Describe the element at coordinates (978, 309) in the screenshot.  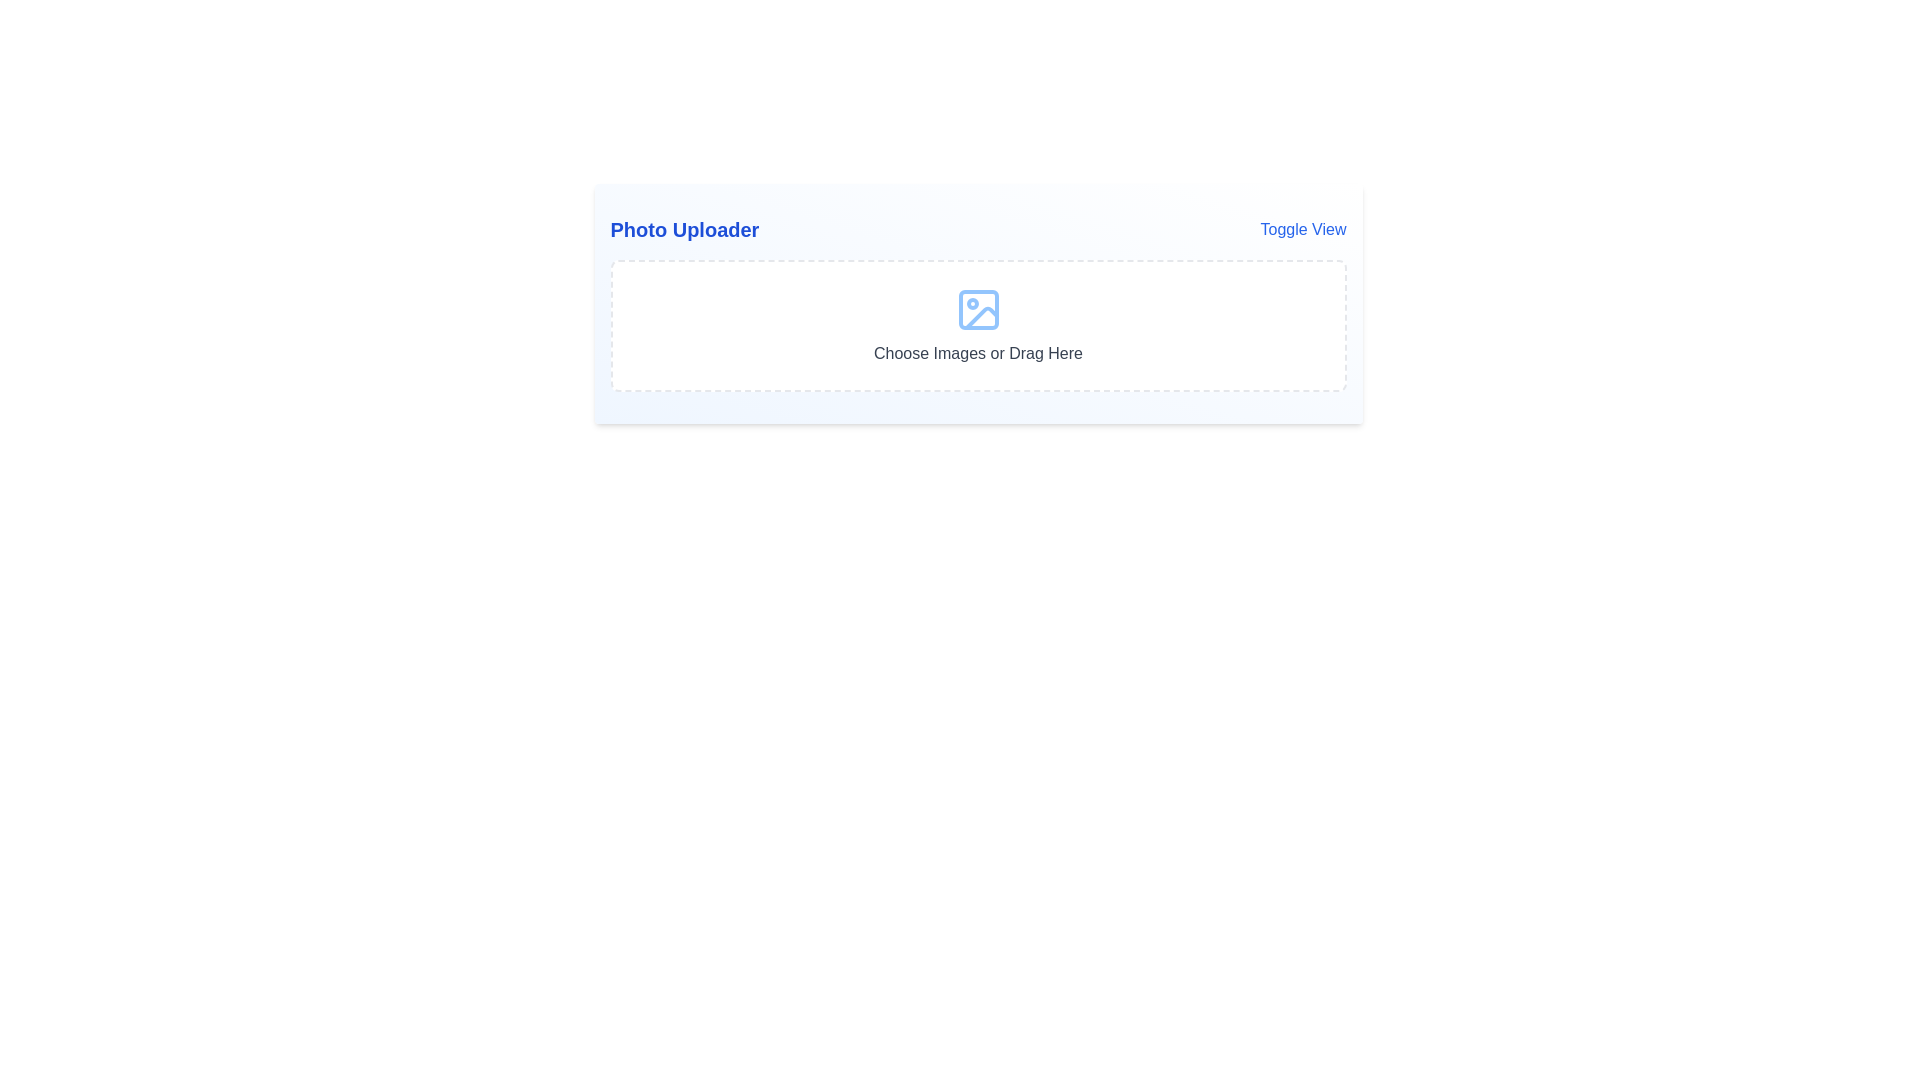
I see `the blue icon with an image-like design that resembles a drag-and-drop upload area, located in the 'Choose Images or Drag Here' section` at that location.